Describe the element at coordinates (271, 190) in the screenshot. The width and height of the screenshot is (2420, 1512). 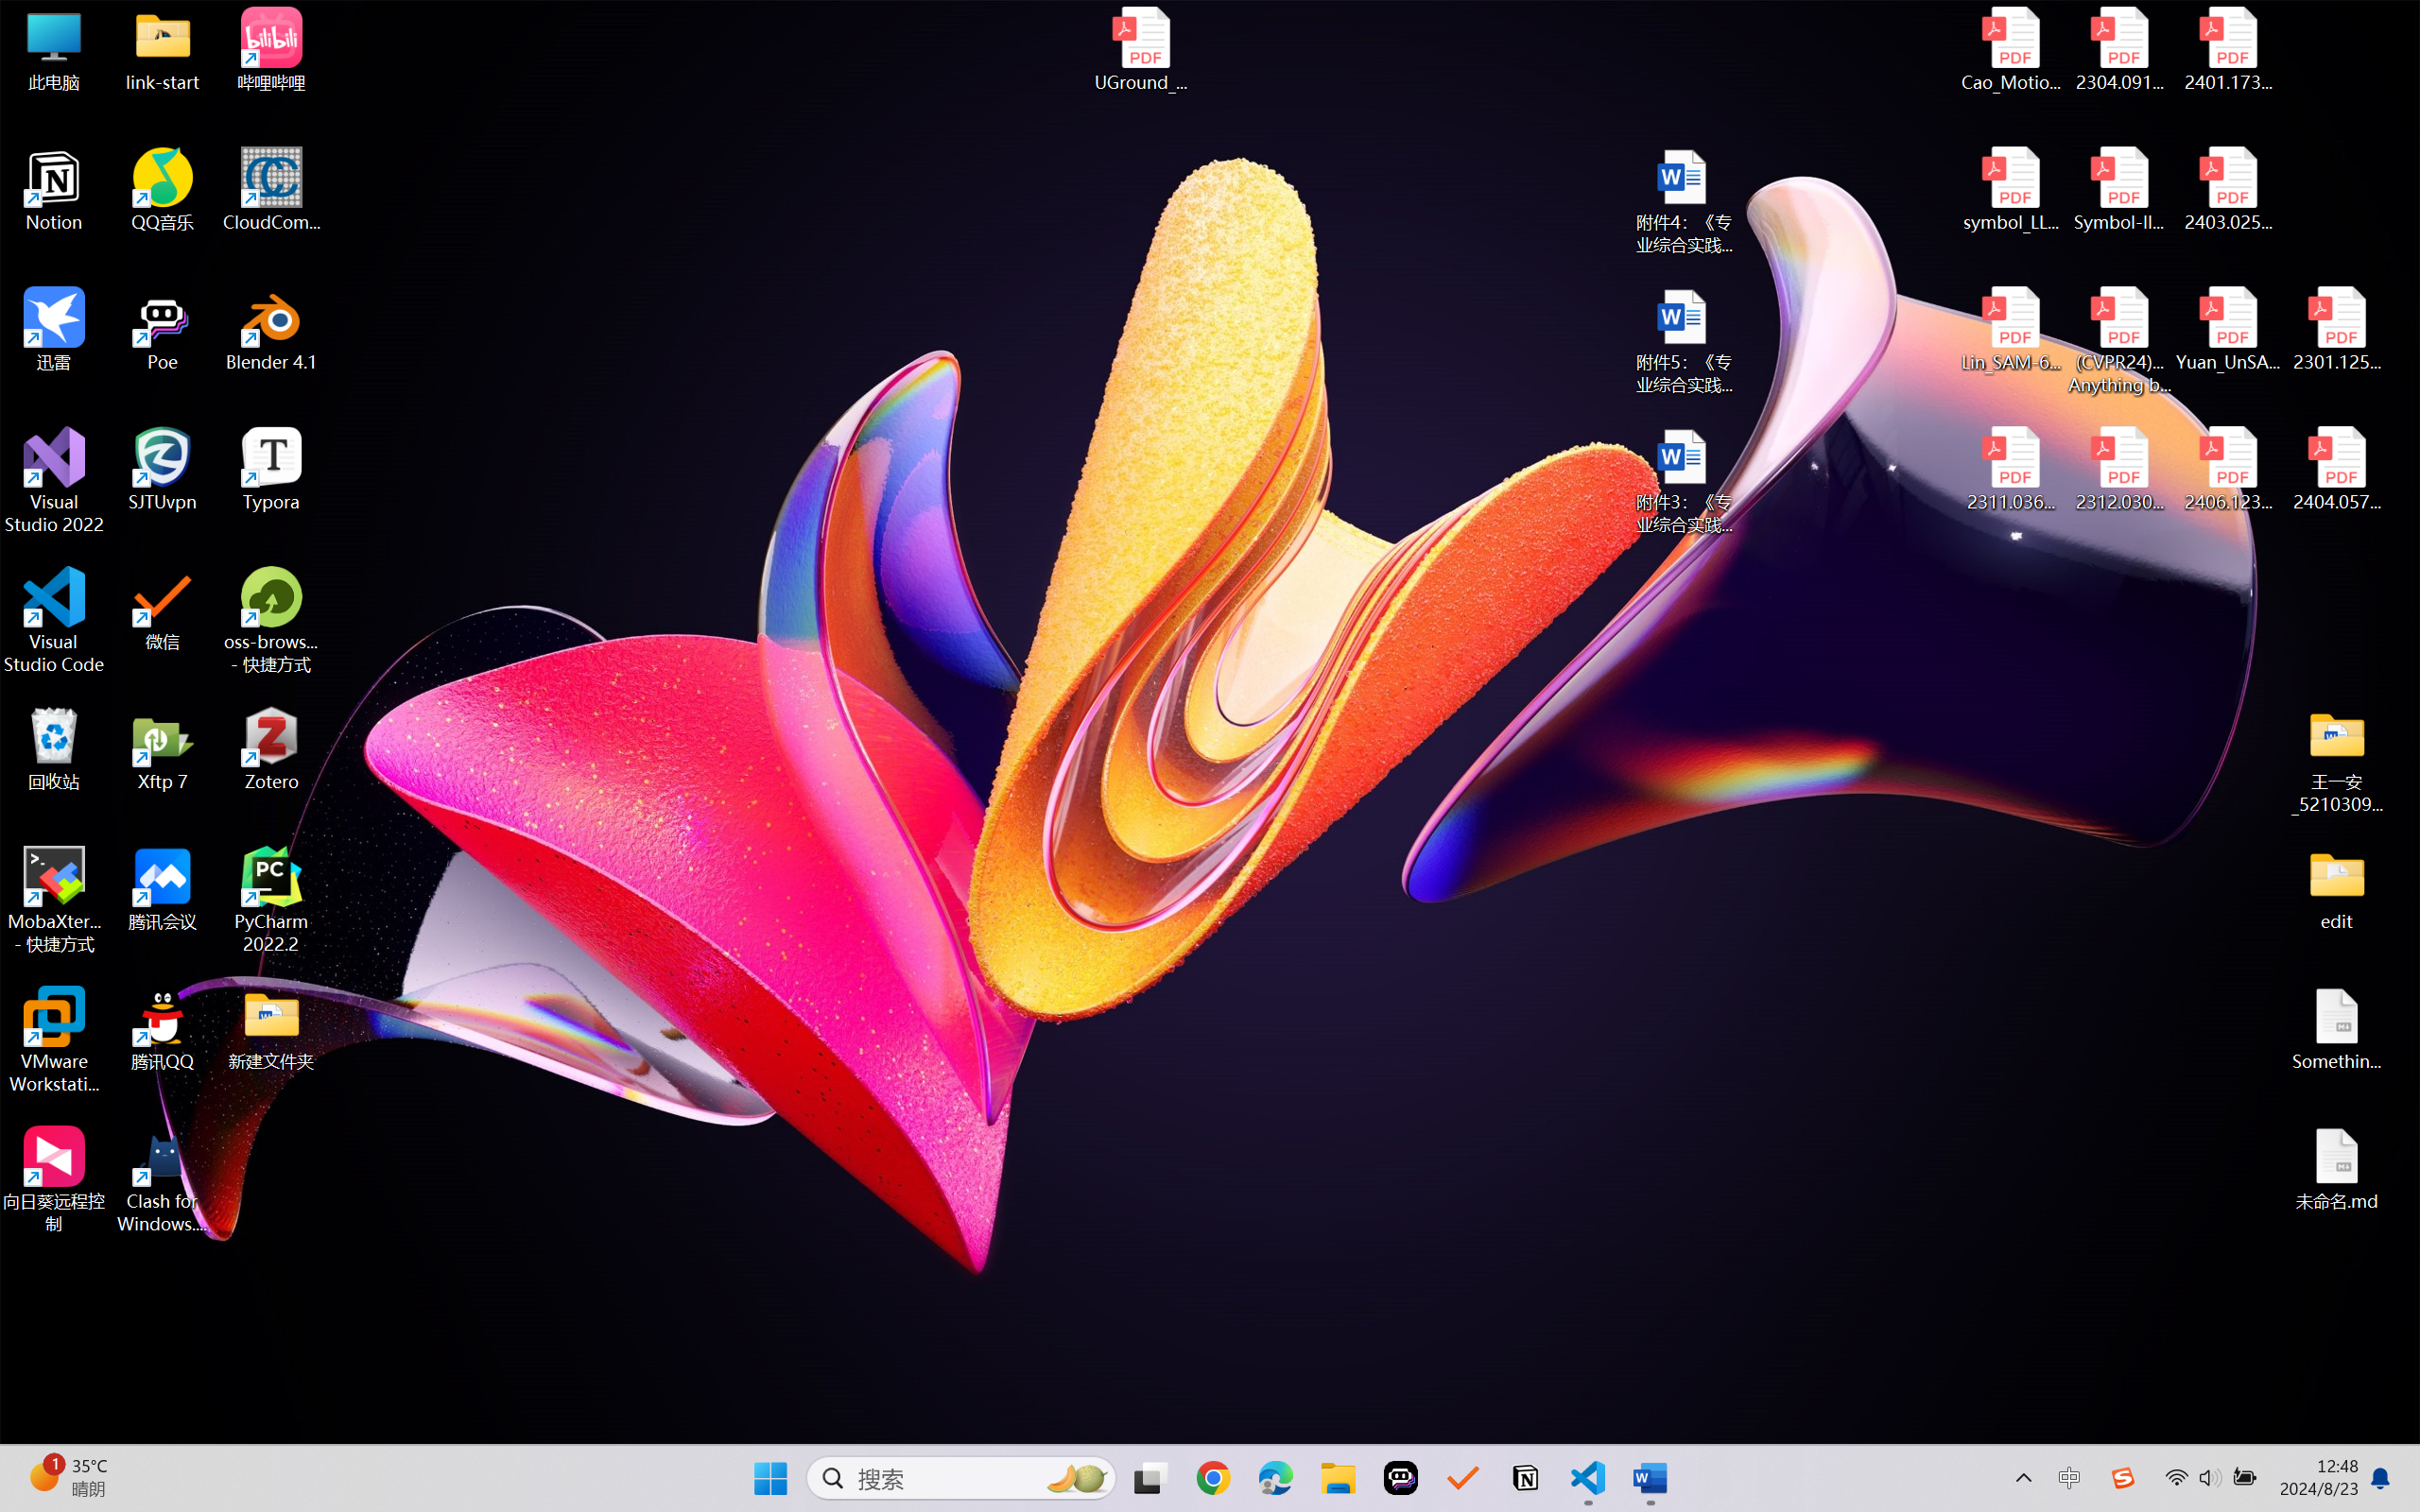
I see `'CloudCompare'` at that location.